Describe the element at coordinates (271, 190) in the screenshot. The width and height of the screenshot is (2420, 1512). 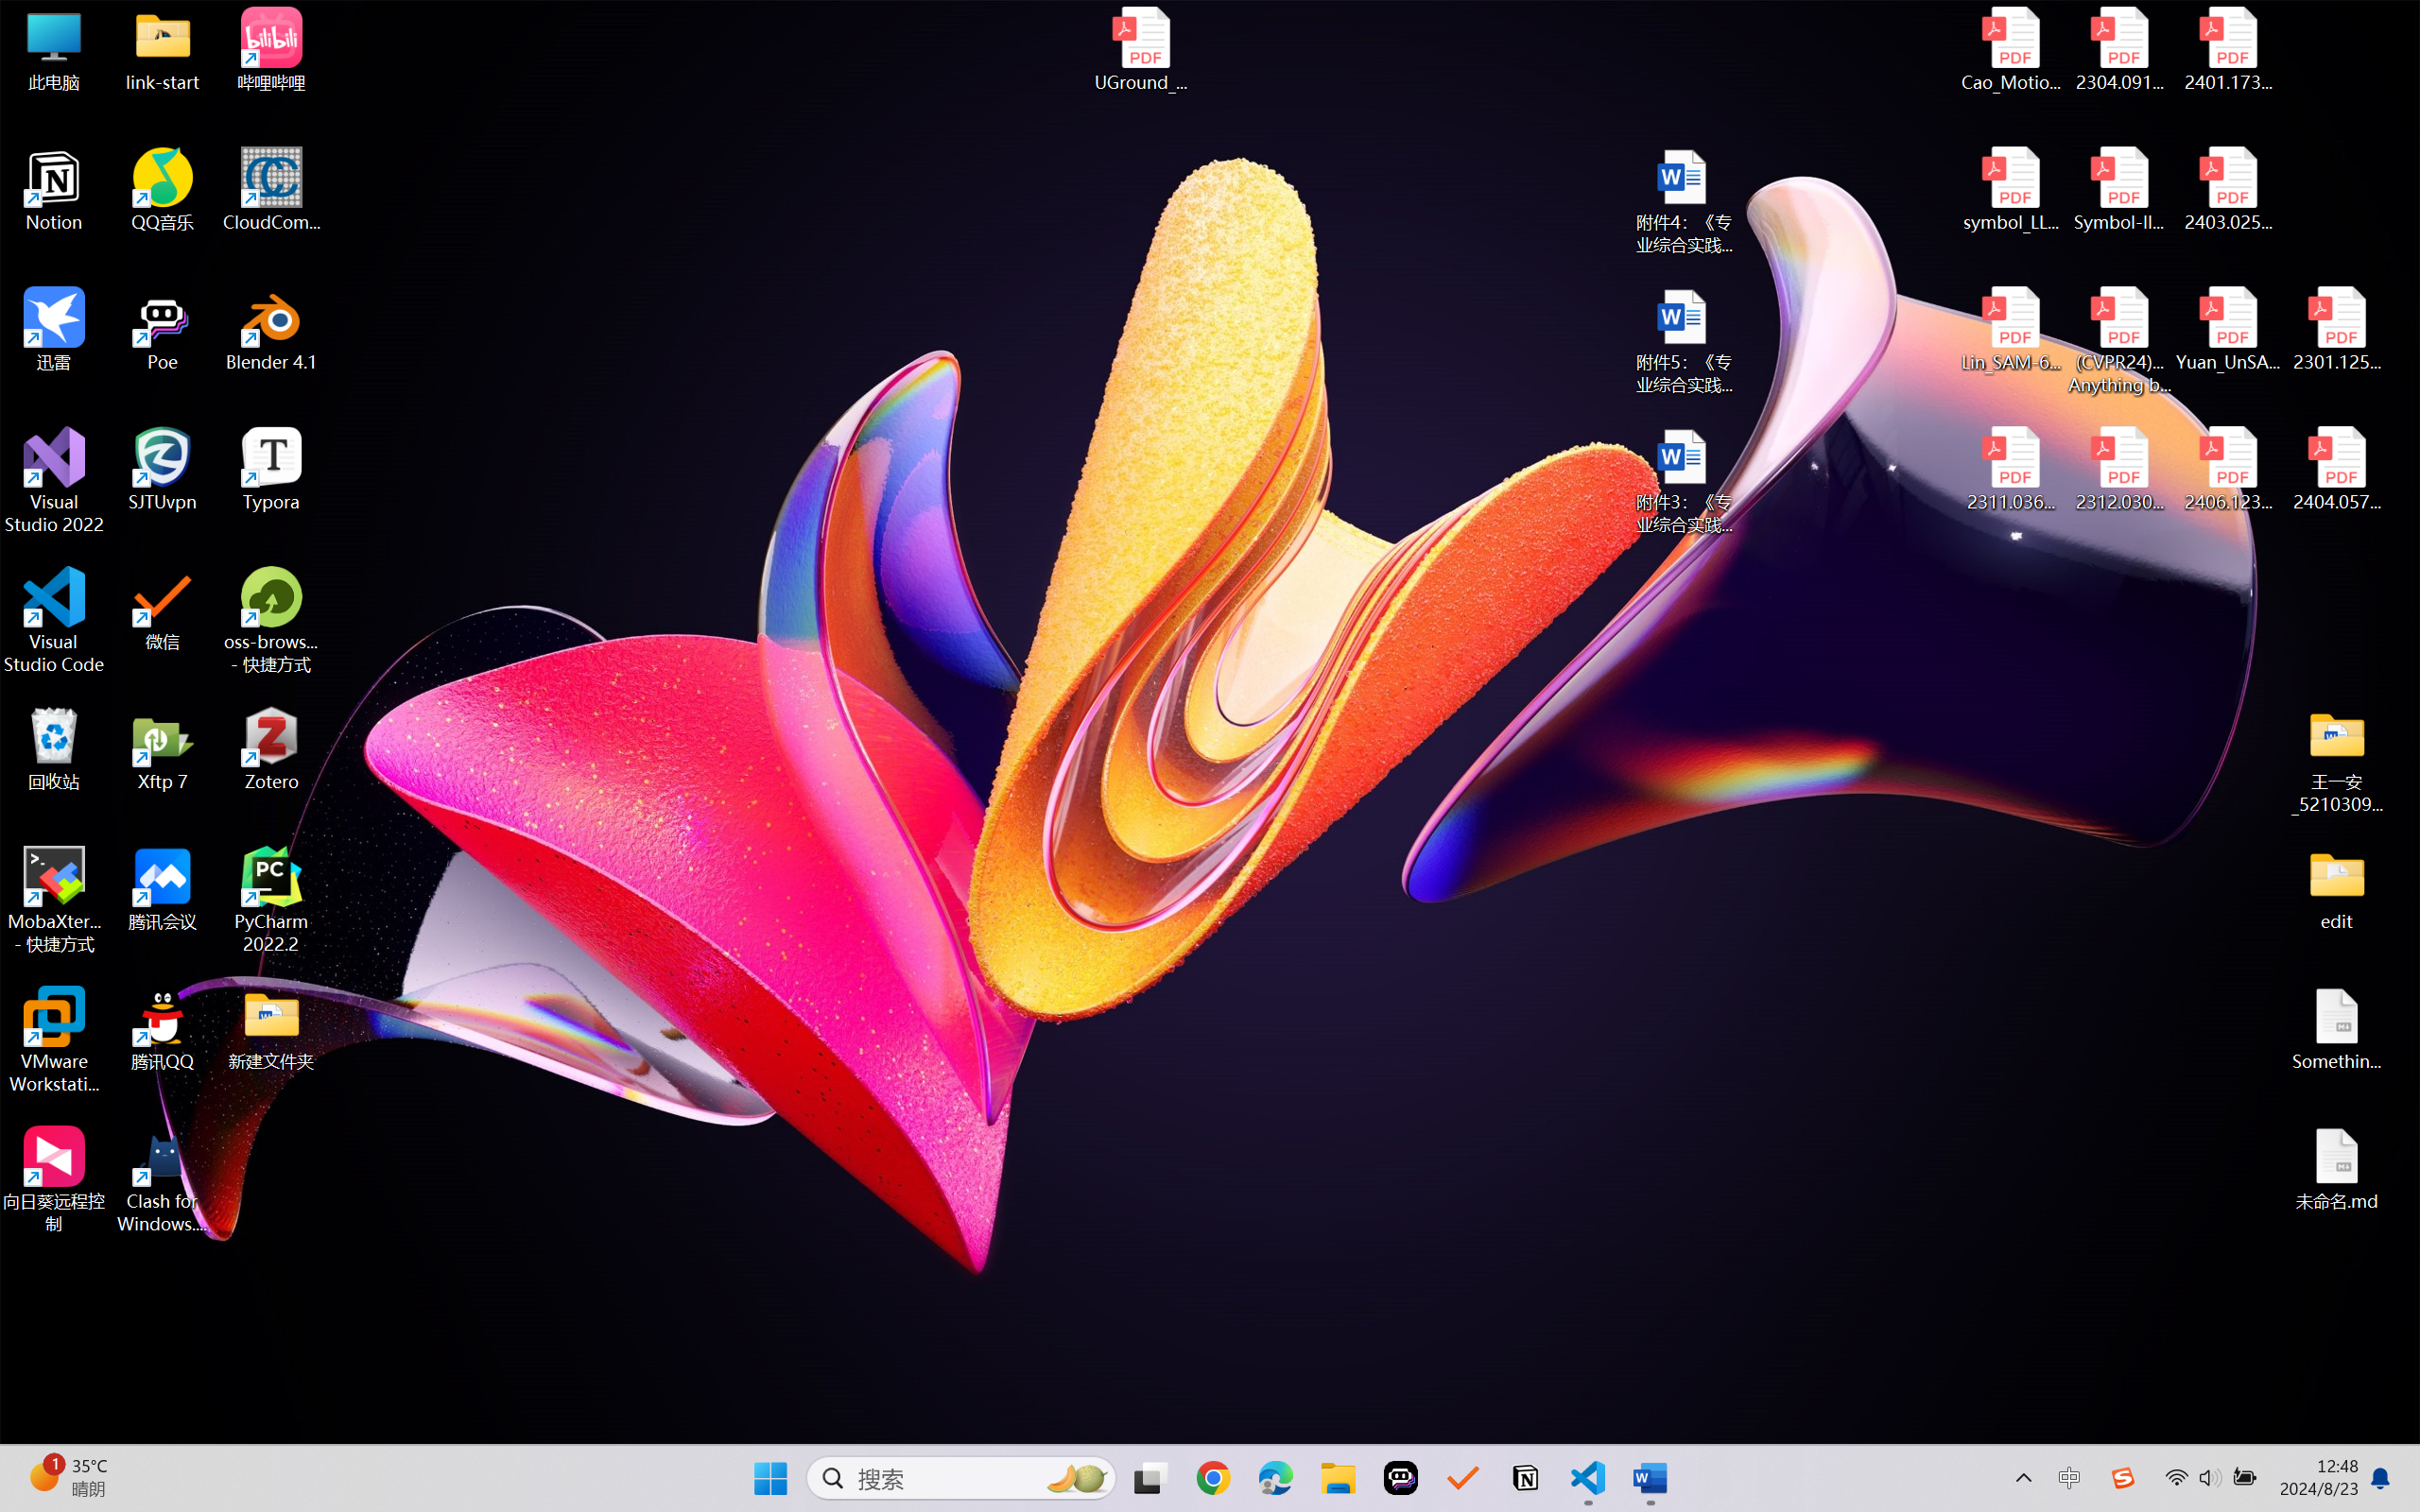
I see `'CloudCompare'` at that location.